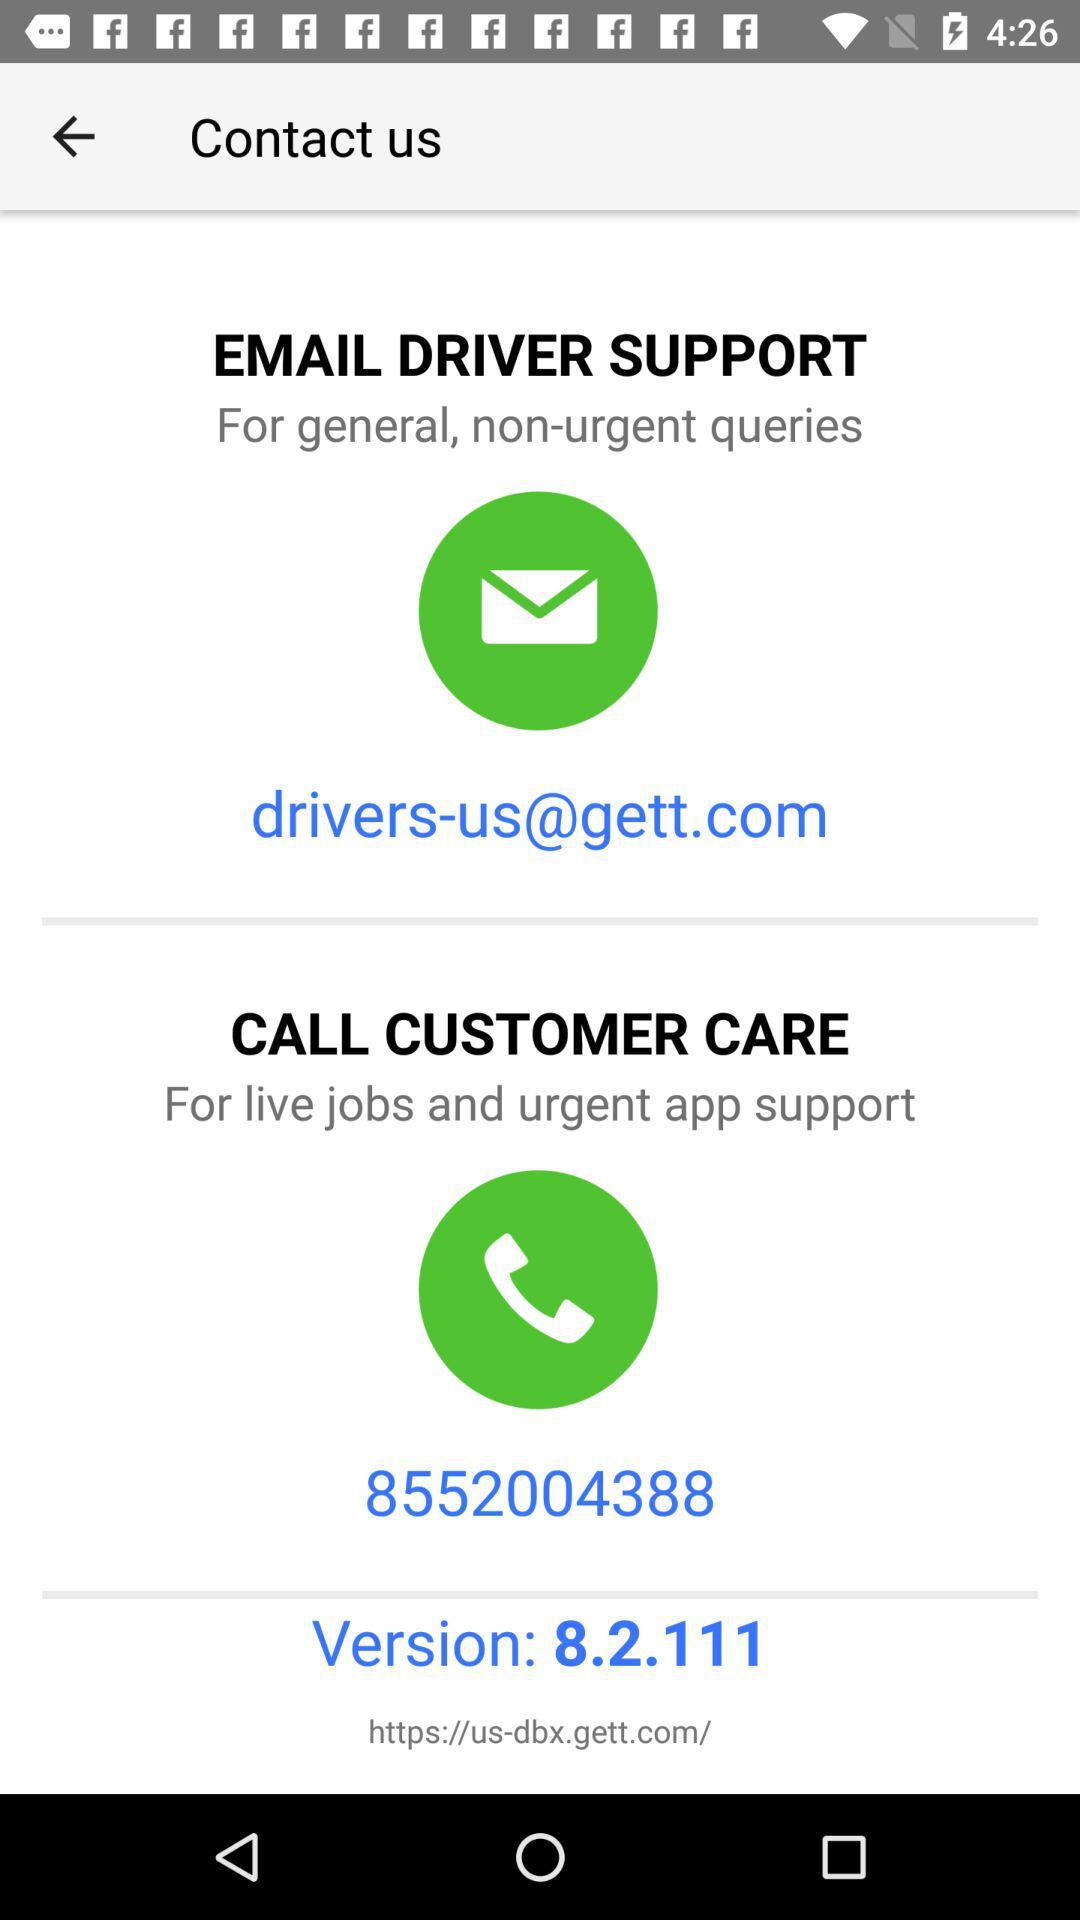 Image resolution: width=1080 pixels, height=1920 pixels. Describe the element at coordinates (540, 1491) in the screenshot. I see `8552004388` at that location.